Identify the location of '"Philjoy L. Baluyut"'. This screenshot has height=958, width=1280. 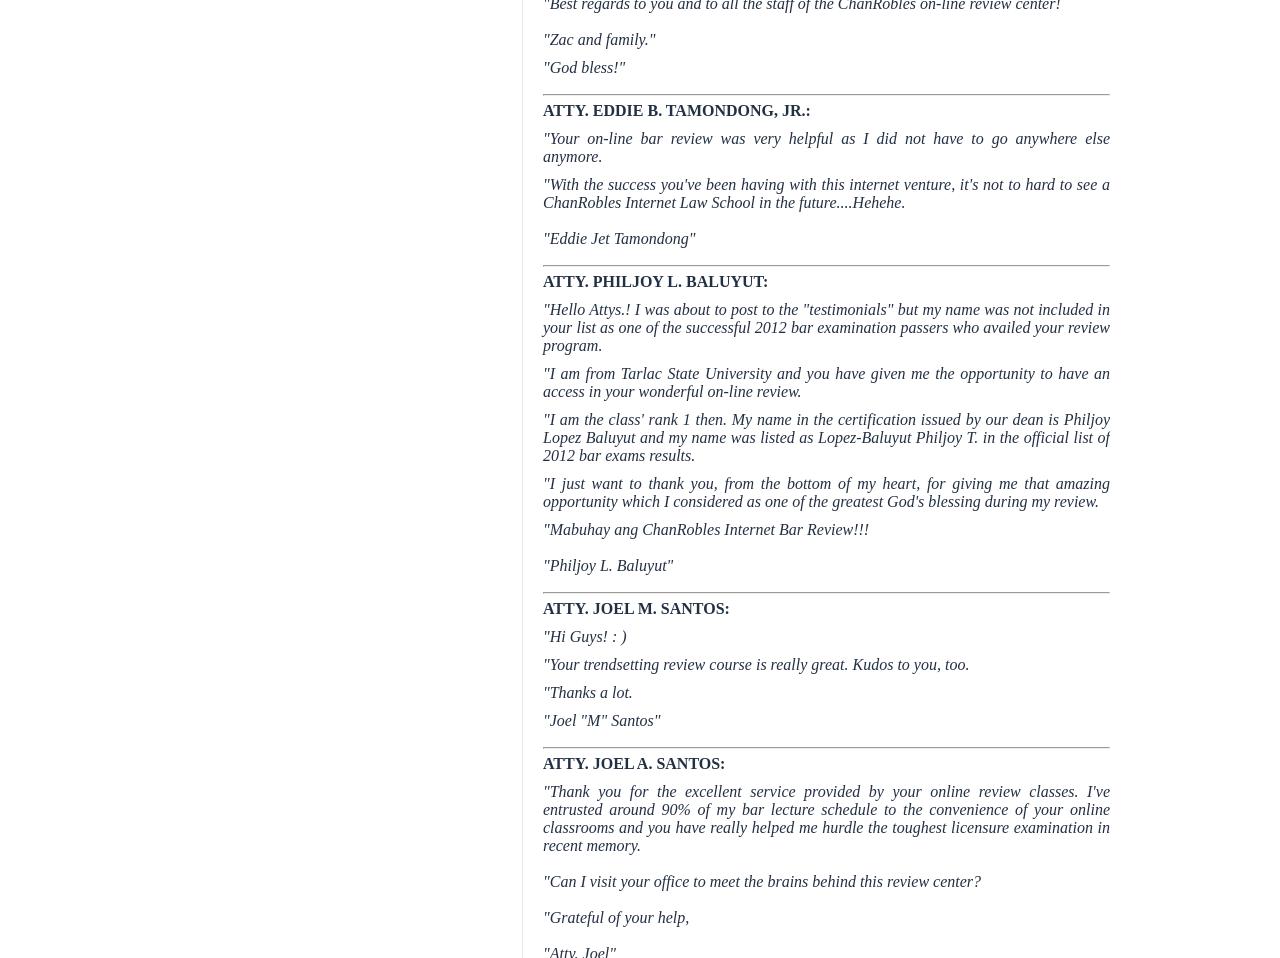
(607, 565).